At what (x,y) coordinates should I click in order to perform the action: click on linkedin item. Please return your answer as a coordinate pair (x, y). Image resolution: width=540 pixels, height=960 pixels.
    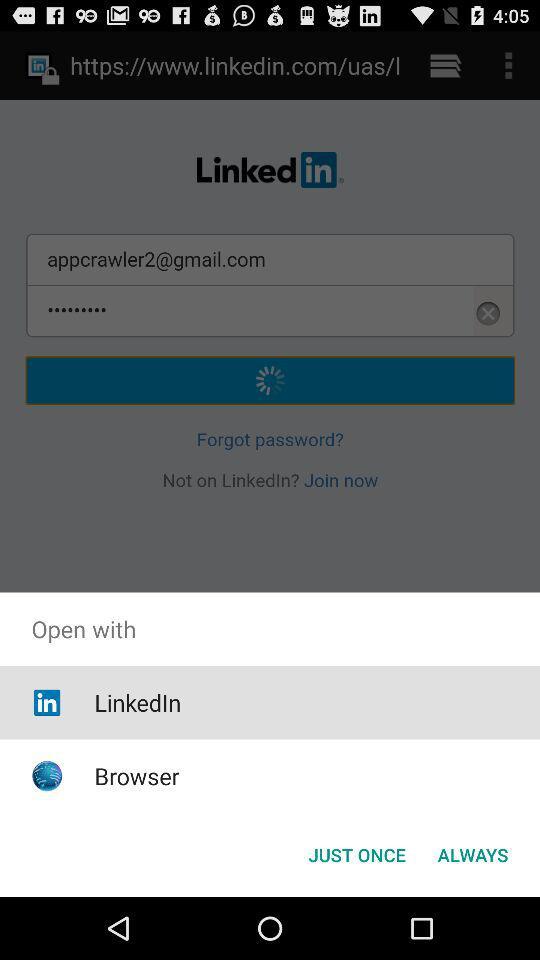
    Looking at the image, I should click on (136, 702).